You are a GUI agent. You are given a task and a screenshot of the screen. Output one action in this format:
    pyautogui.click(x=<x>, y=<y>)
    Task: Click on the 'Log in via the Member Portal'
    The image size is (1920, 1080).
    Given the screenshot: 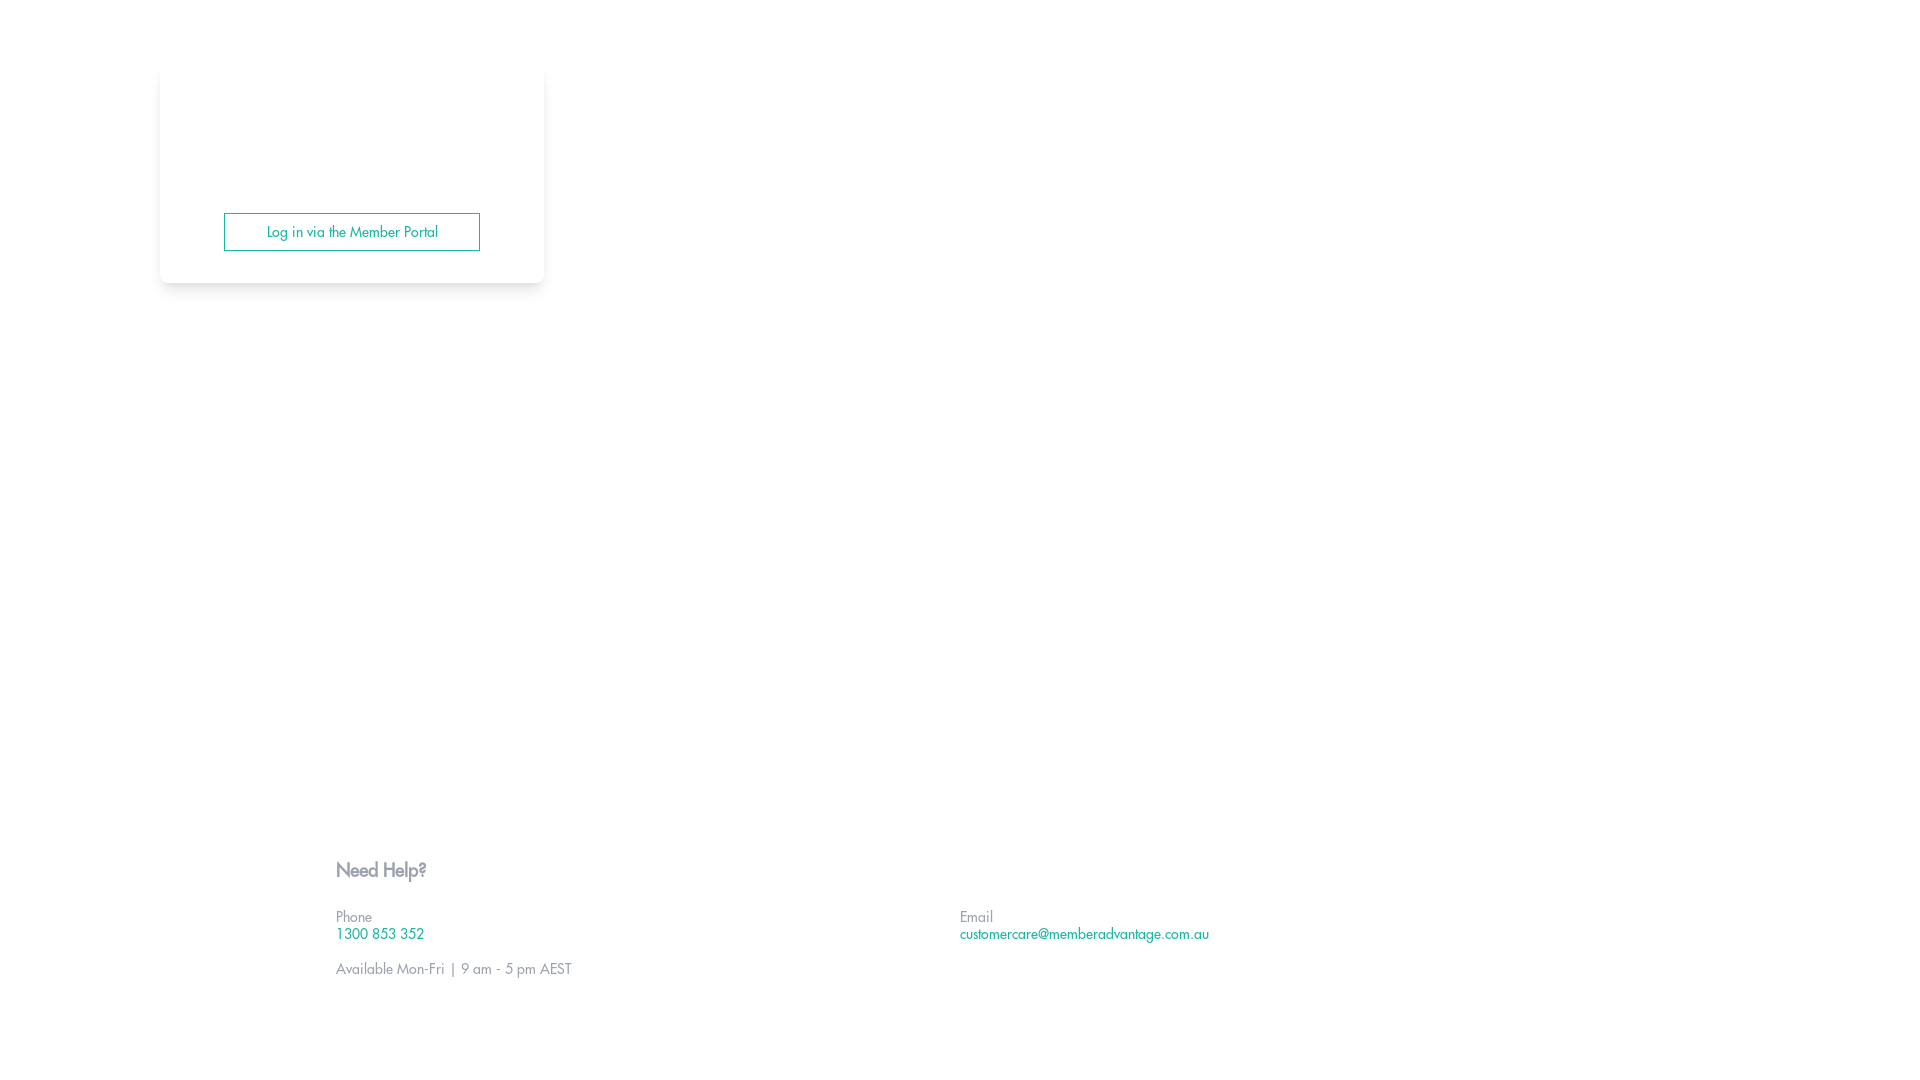 What is the action you would take?
    pyautogui.click(x=224, y=230)
    